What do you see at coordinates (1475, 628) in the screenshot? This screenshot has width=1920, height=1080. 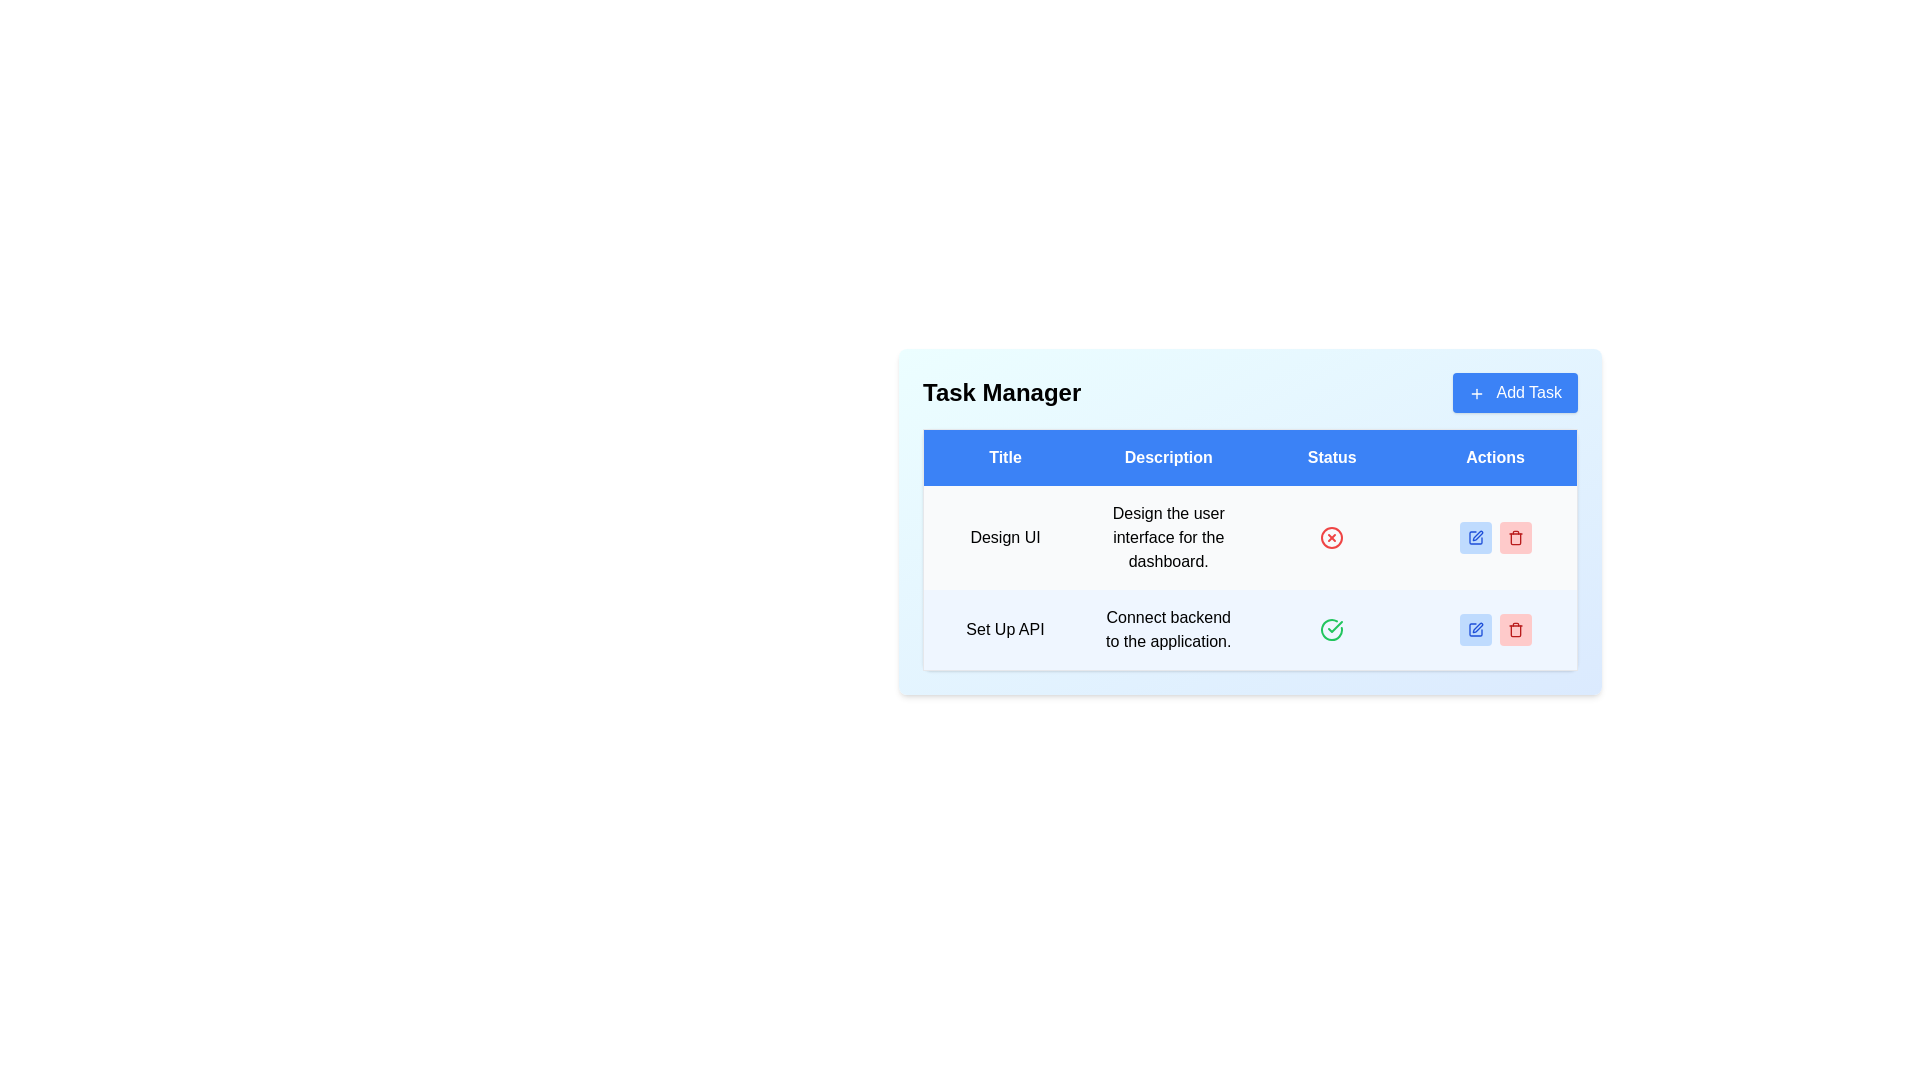 I see `the blue edit symbol icon in the Actions column of the second task row ('Set Up API') in the task manager interface` at bounding box center [1475, 628].